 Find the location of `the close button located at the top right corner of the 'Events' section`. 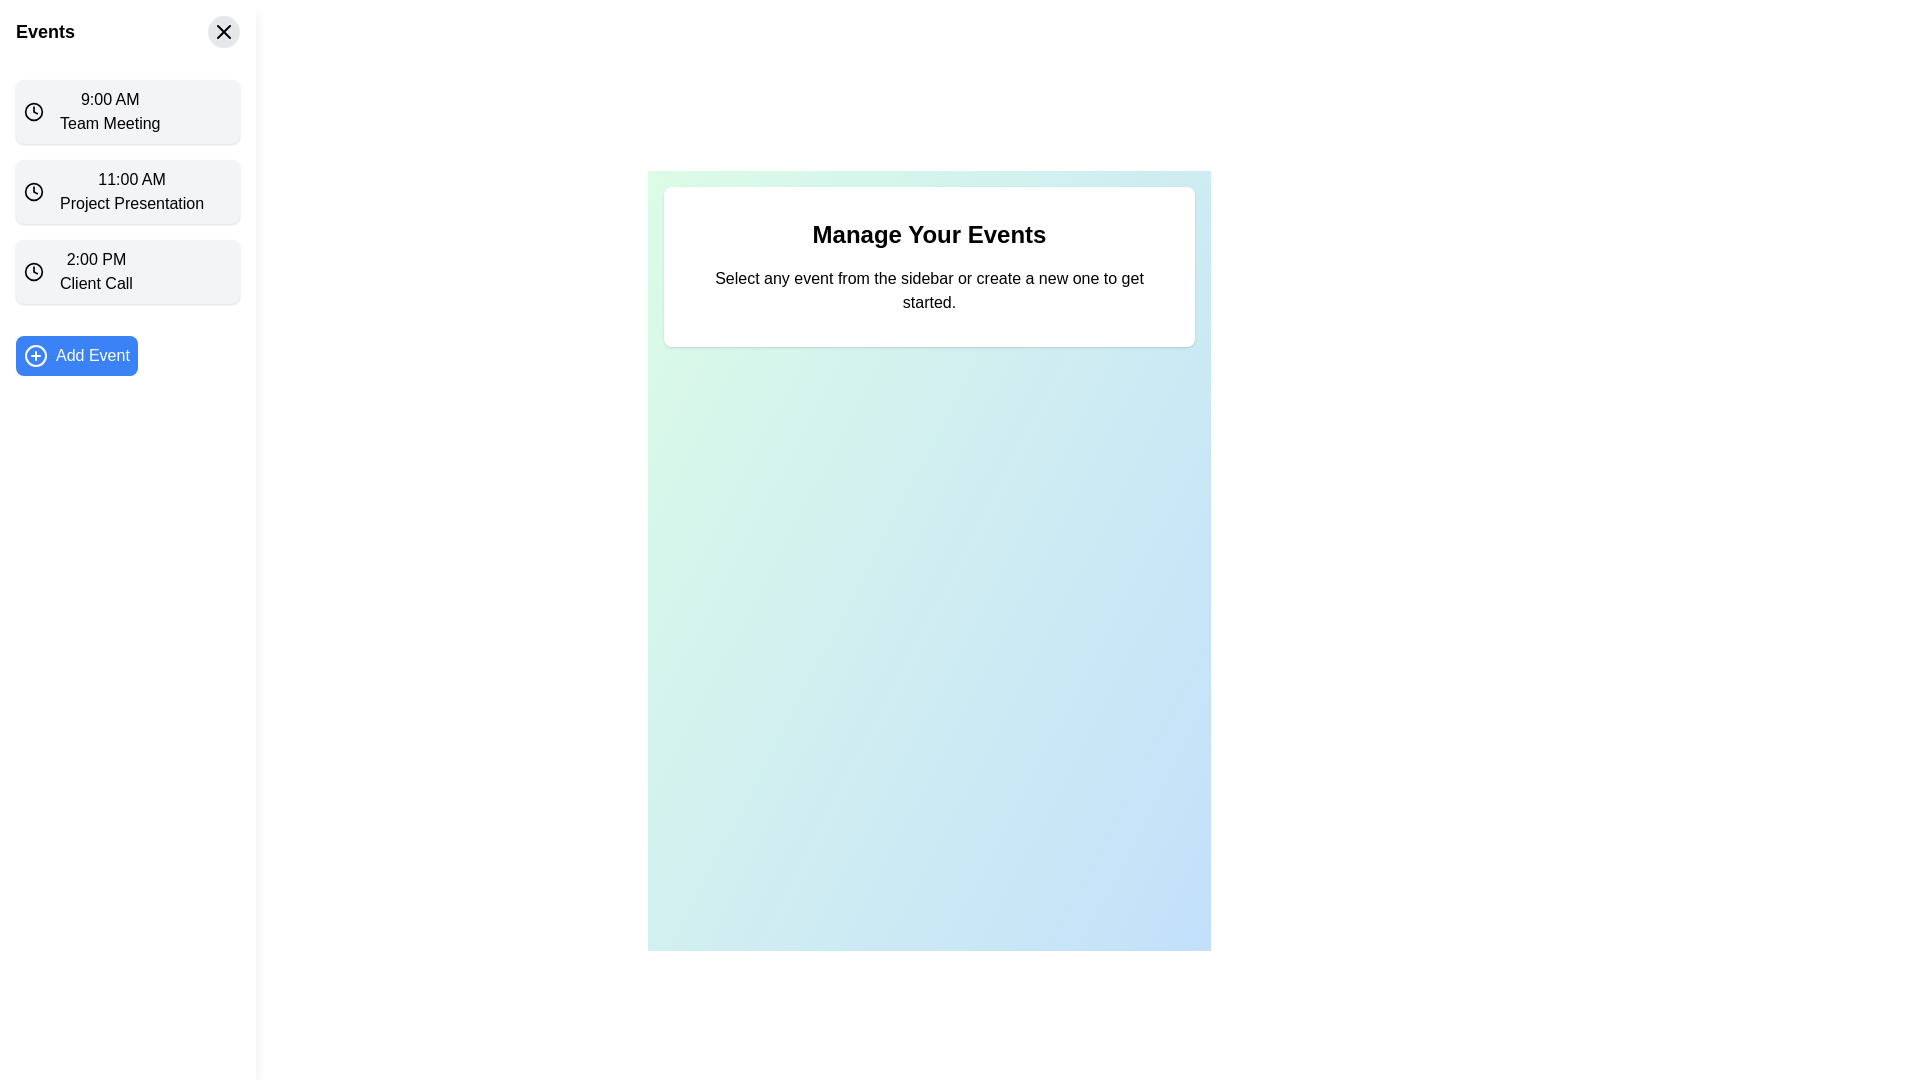

the close button located at the top right corner of the 'Events' section is located at coordinates (224, 31).